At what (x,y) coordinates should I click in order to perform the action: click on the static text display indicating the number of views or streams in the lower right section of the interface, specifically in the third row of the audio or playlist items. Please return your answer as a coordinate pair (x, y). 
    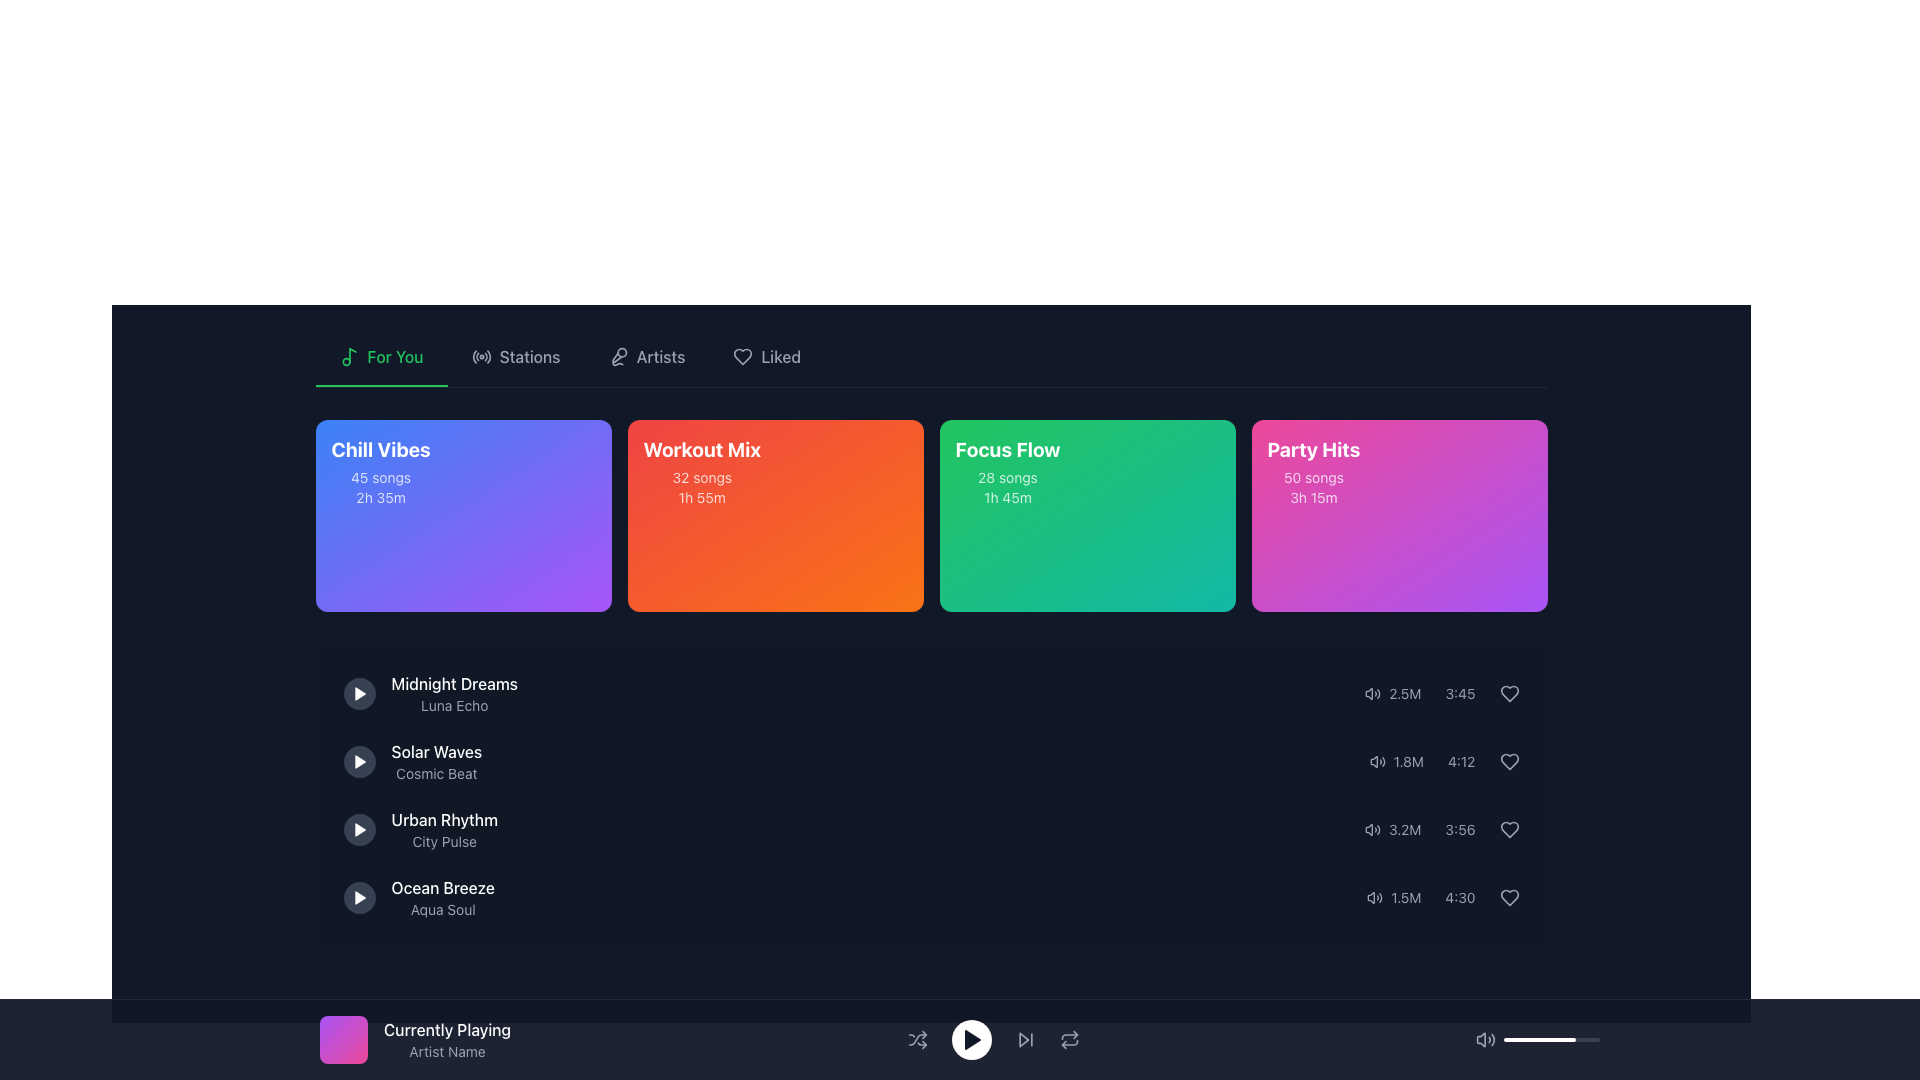
    Looking at the image, I should click on (1392, 829).